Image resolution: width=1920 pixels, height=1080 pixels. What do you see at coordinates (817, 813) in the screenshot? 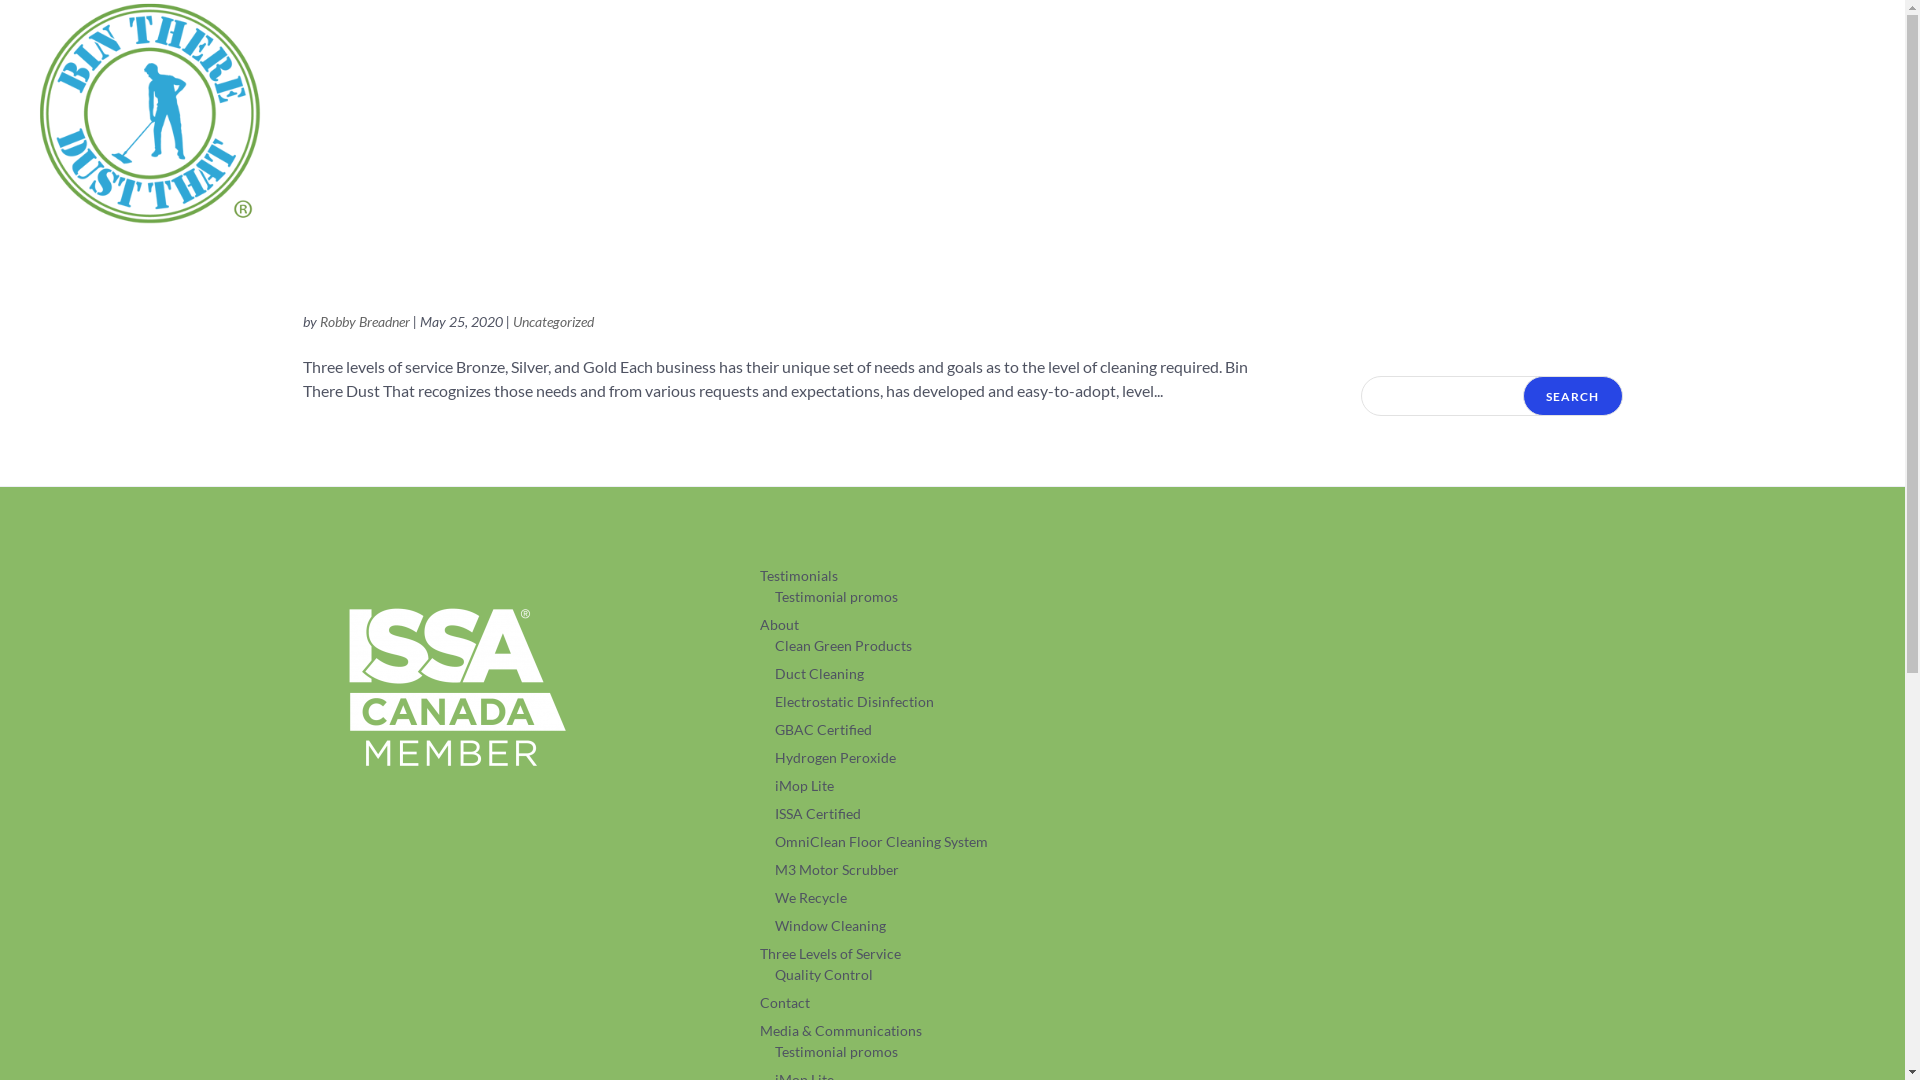
I see `'ISSA Certified'` at bounding box center [817, 813].